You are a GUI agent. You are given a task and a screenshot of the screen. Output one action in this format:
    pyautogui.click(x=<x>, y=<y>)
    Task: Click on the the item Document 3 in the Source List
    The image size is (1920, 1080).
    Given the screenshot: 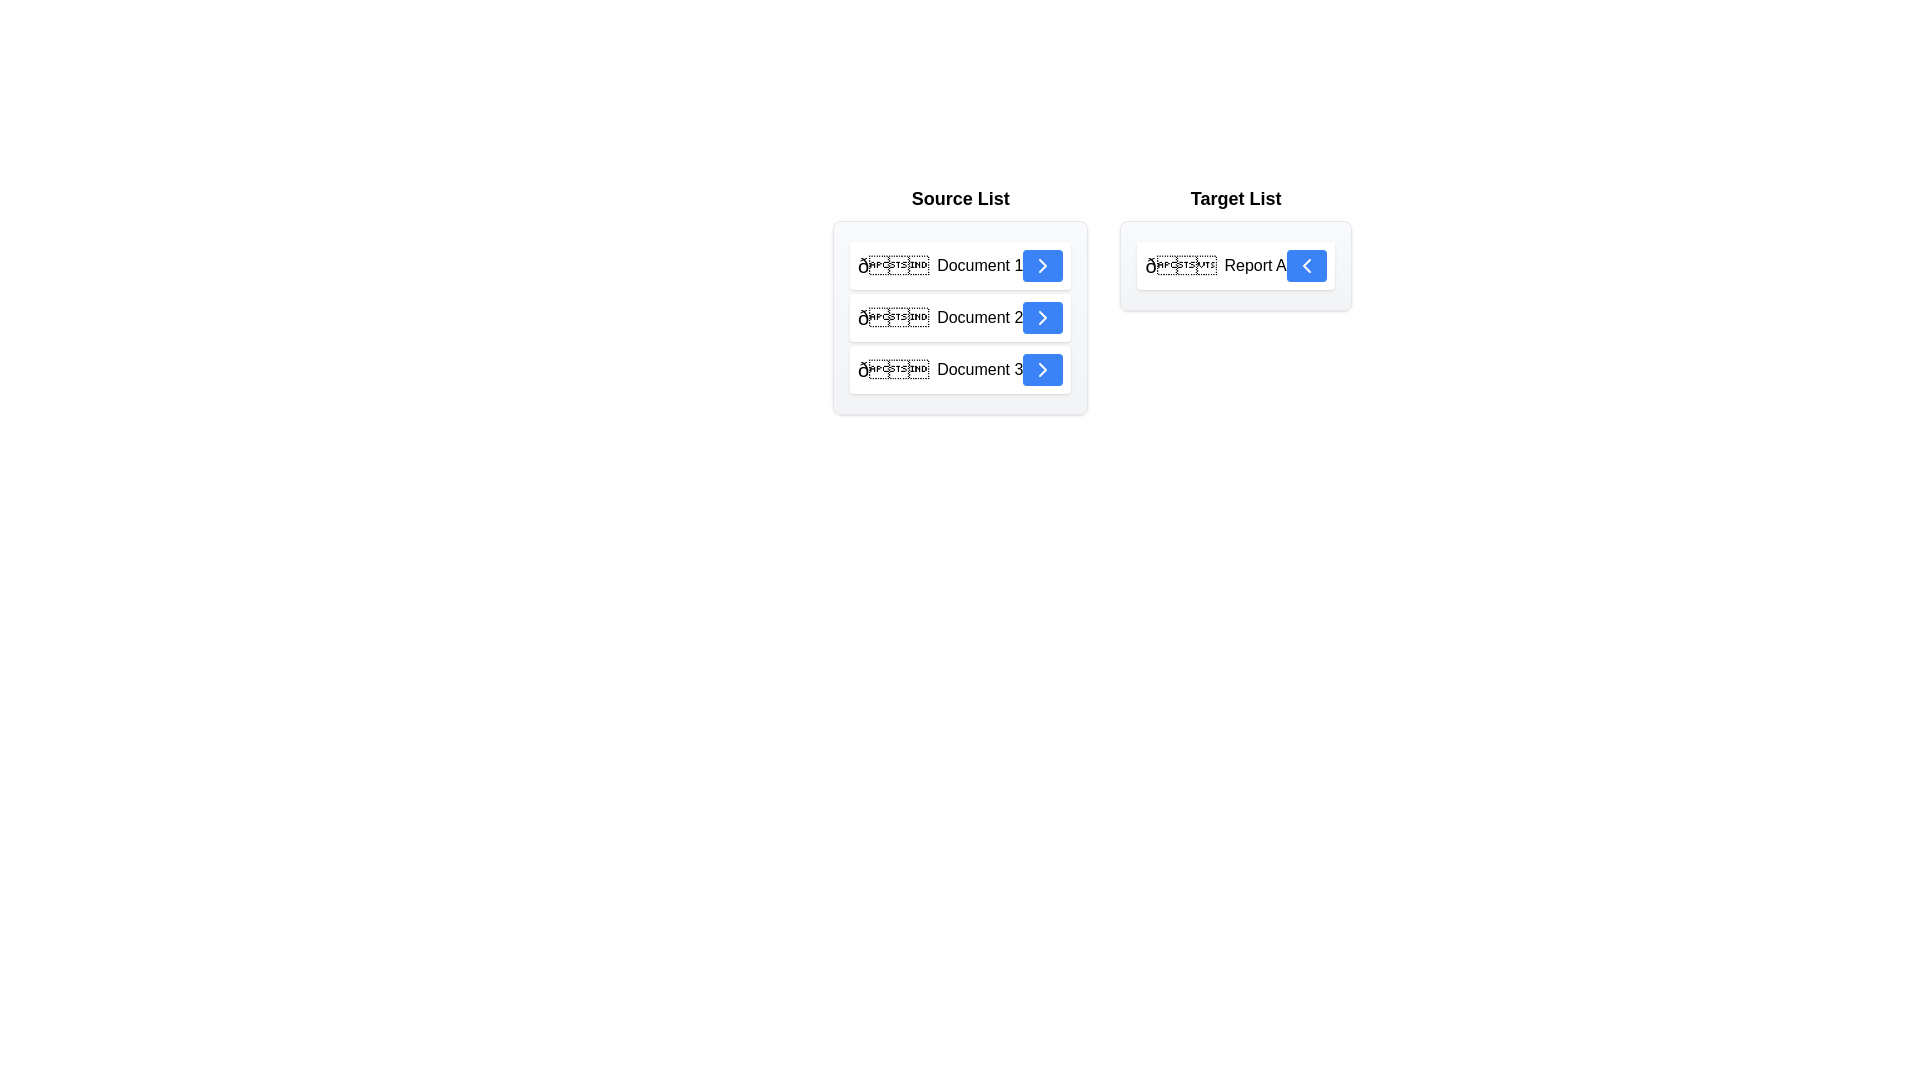 What is the action you would take?
    pyautogui.click(x=960, y=370)
    